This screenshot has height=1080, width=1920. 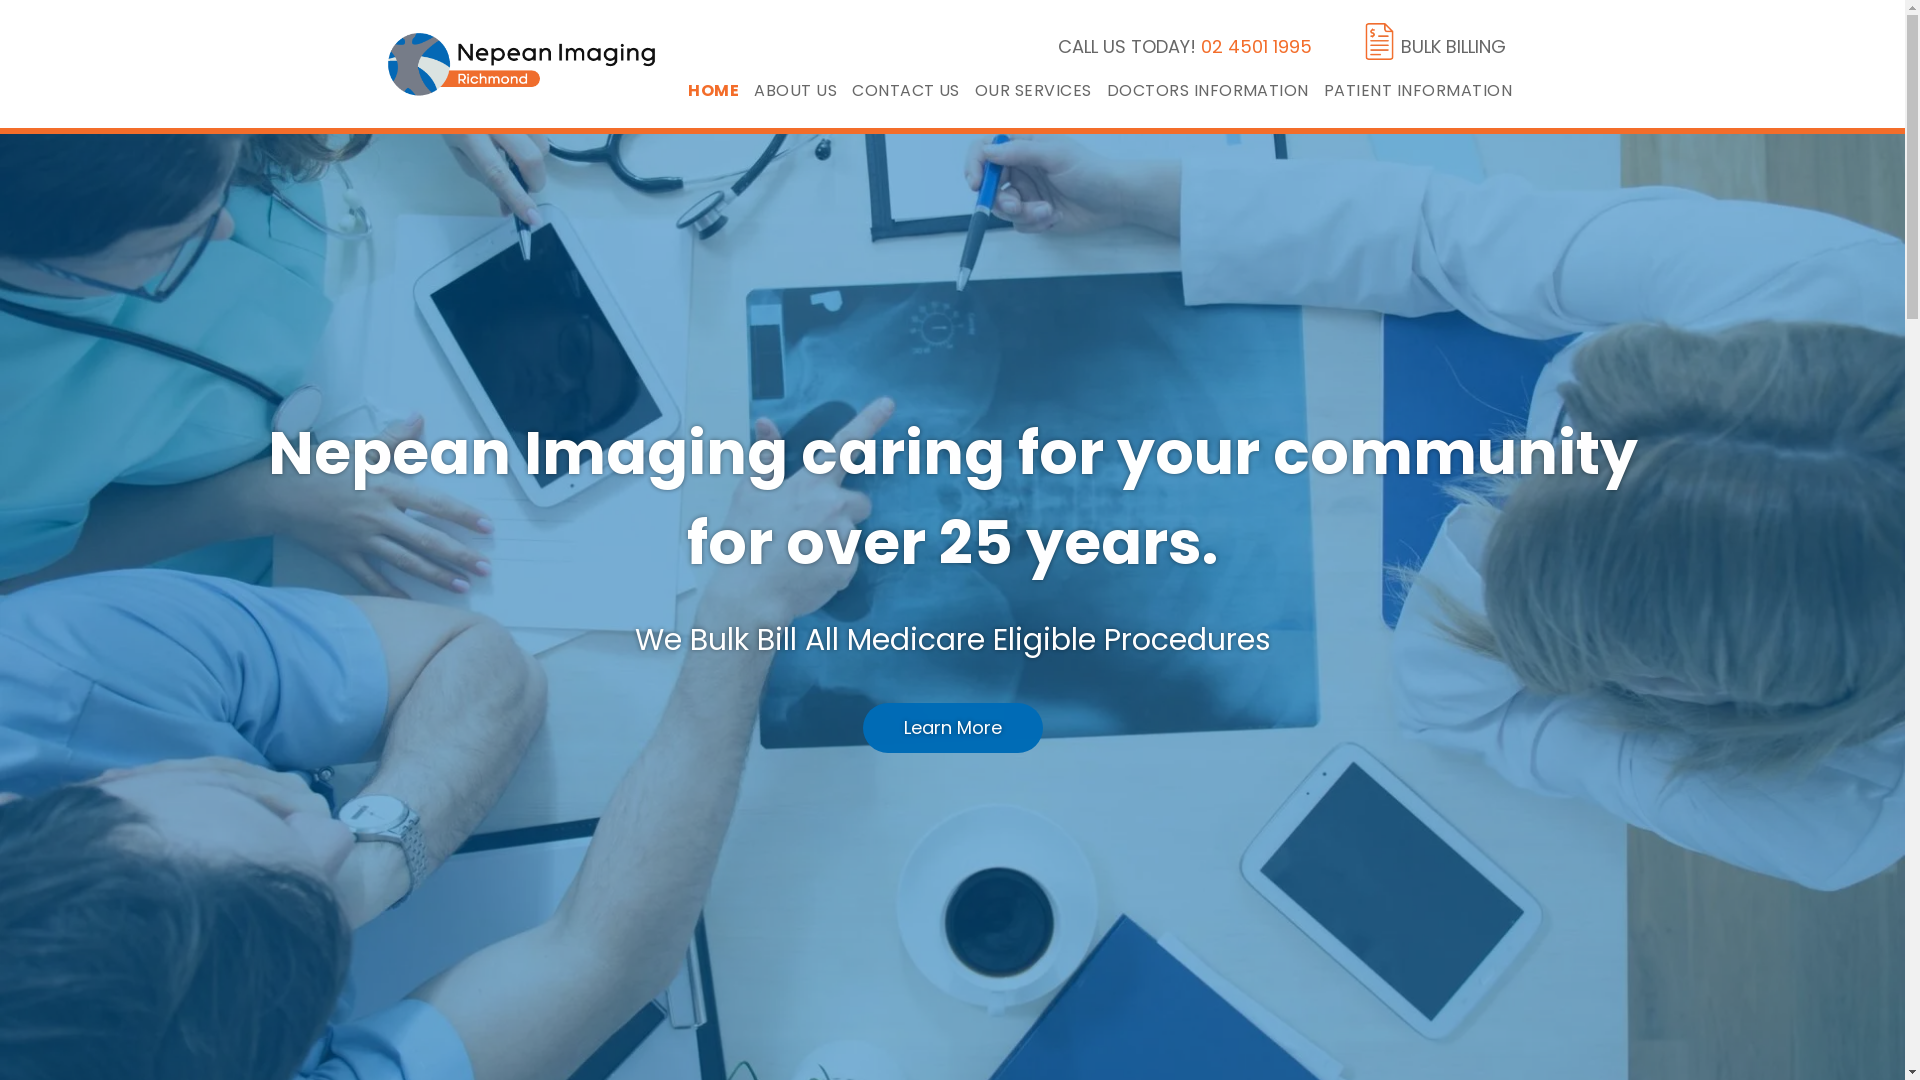 What do you see at coordinates (1255, 45) in the screenshot?
I see `'02 4501 1995'` at bounding box center [1255, 45].